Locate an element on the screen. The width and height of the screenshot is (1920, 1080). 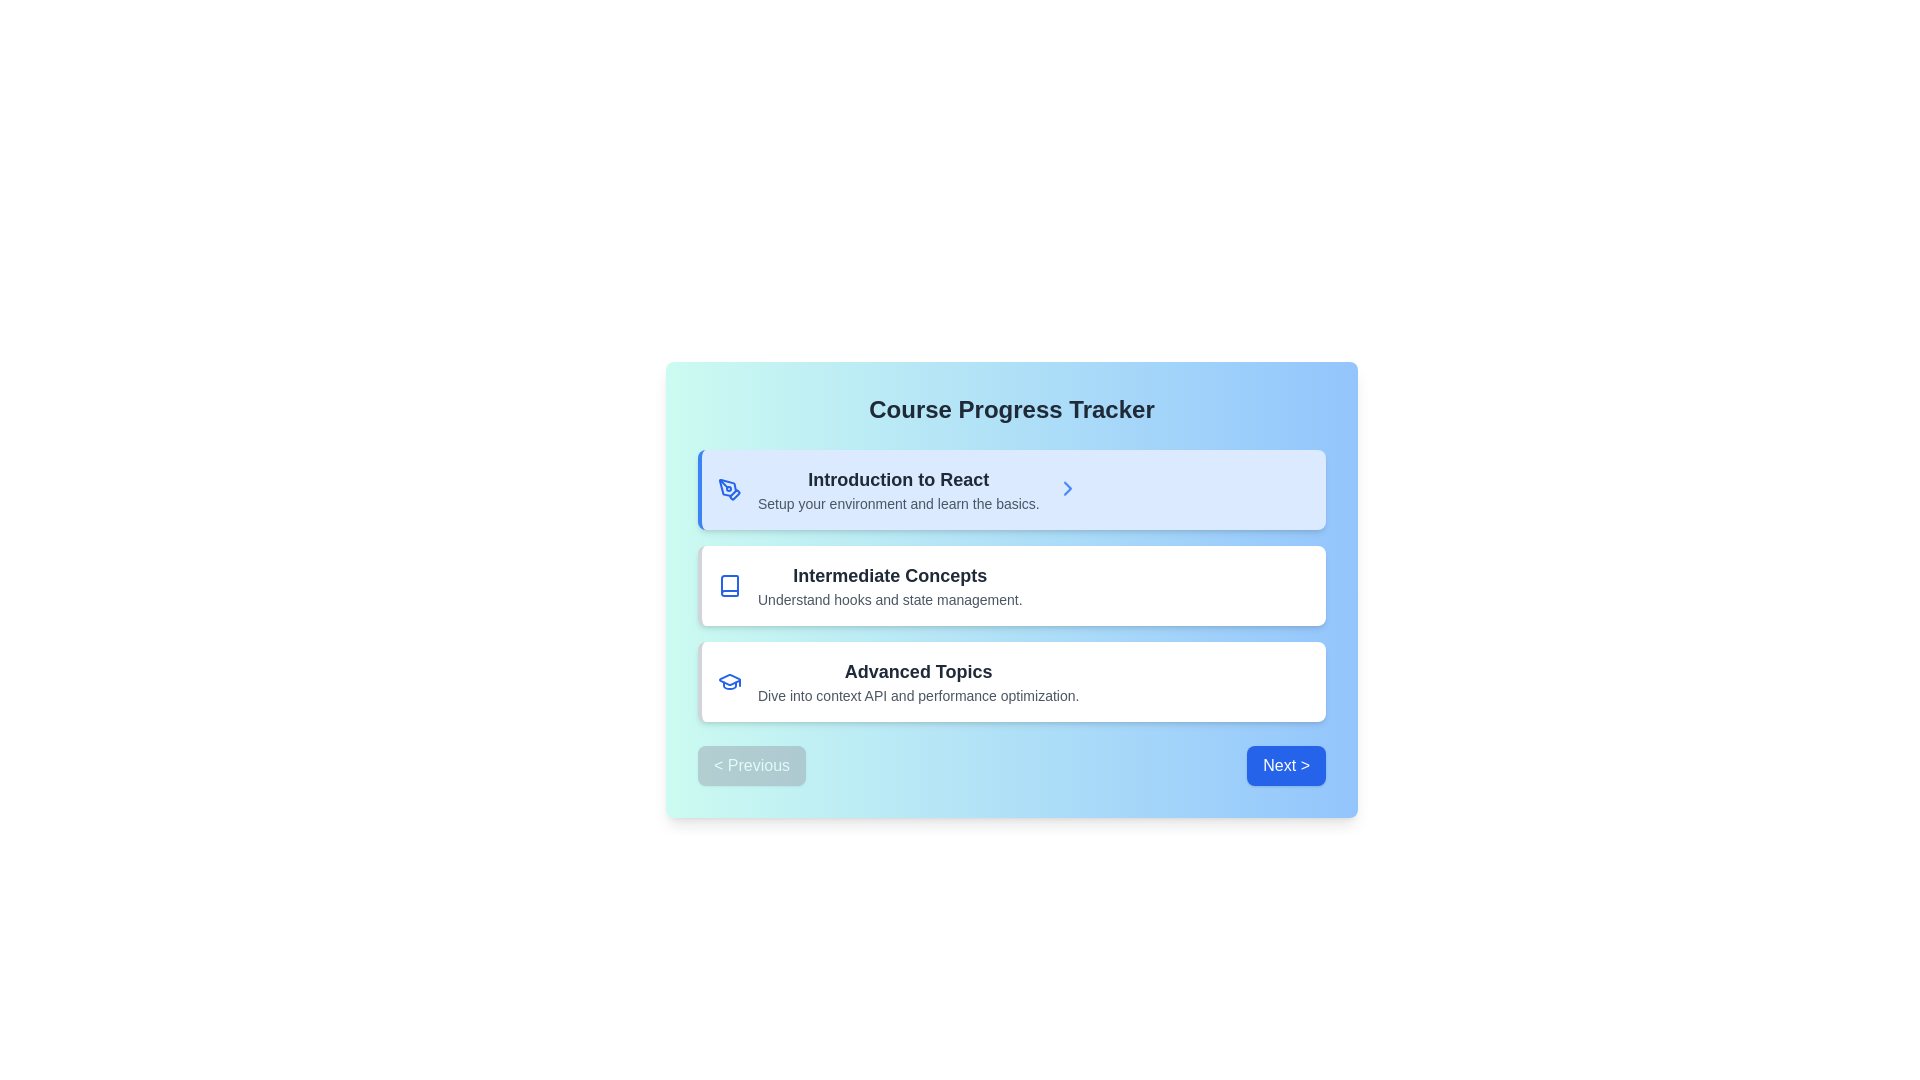
the text label that states 'Dive into context API and performance optimization.', which is positioned below the title 'Advanced Topics' in the 'Course Progress Tracker' section is located at coordinates (917, 694).